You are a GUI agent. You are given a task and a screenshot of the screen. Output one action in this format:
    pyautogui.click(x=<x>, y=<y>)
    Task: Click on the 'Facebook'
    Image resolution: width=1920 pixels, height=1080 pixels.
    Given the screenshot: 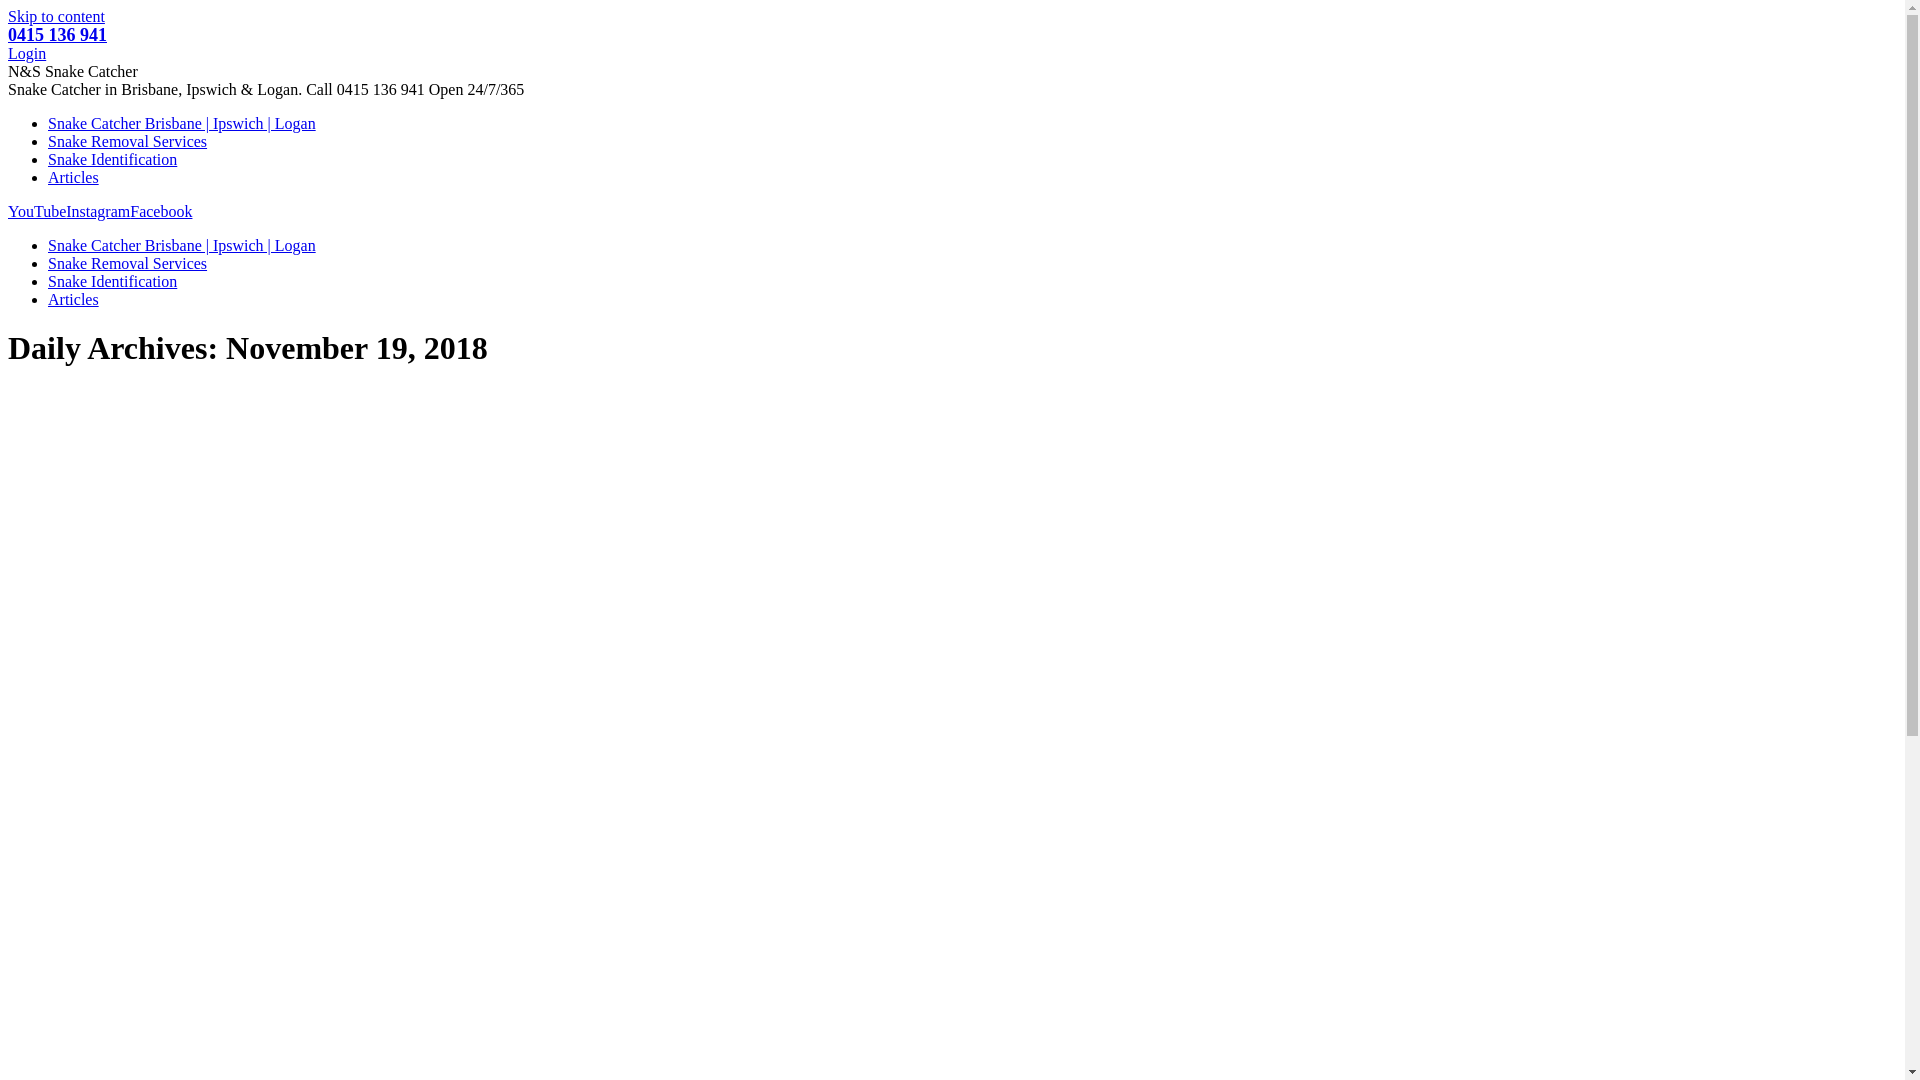 What is the action you would take?
    pyautogui.click(x=161, y=211)
    